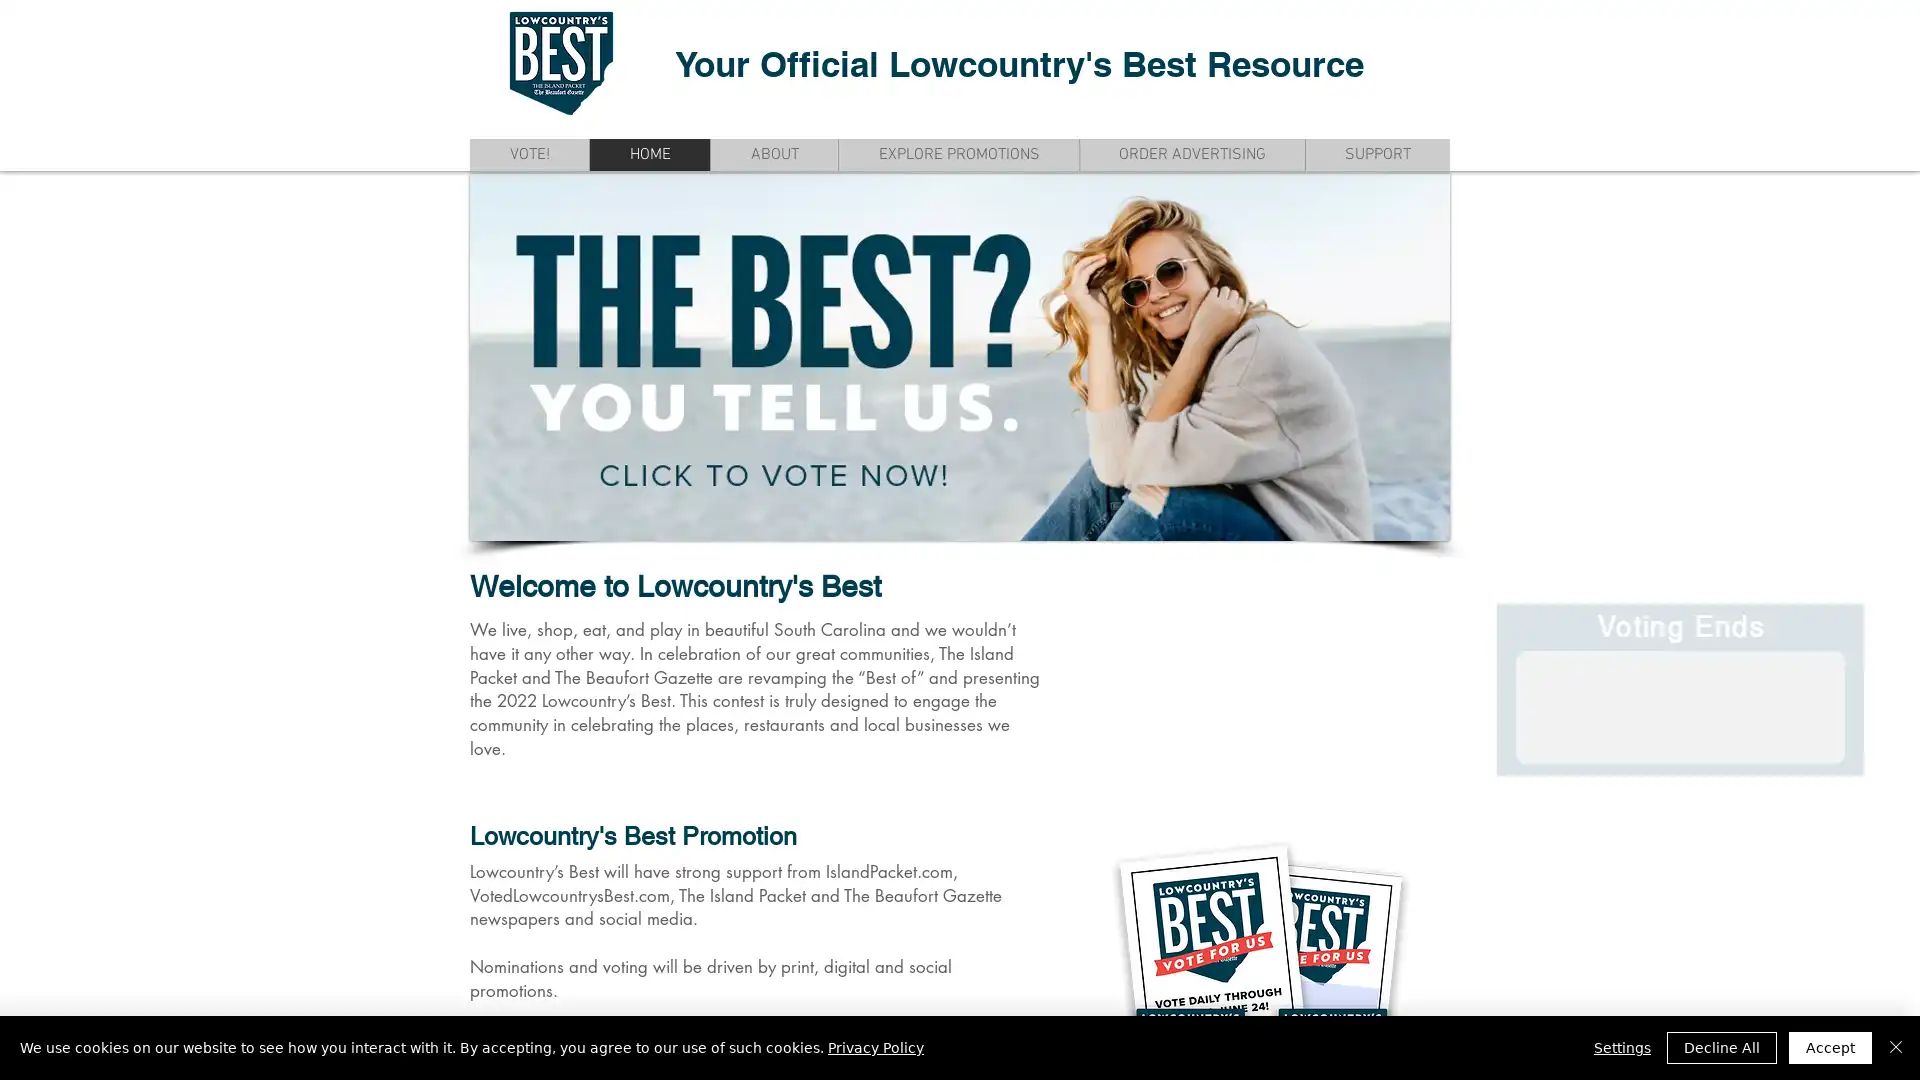  Describe the element at coordinates (1895, 1047) in the screenshot. I see `Close` at that location.